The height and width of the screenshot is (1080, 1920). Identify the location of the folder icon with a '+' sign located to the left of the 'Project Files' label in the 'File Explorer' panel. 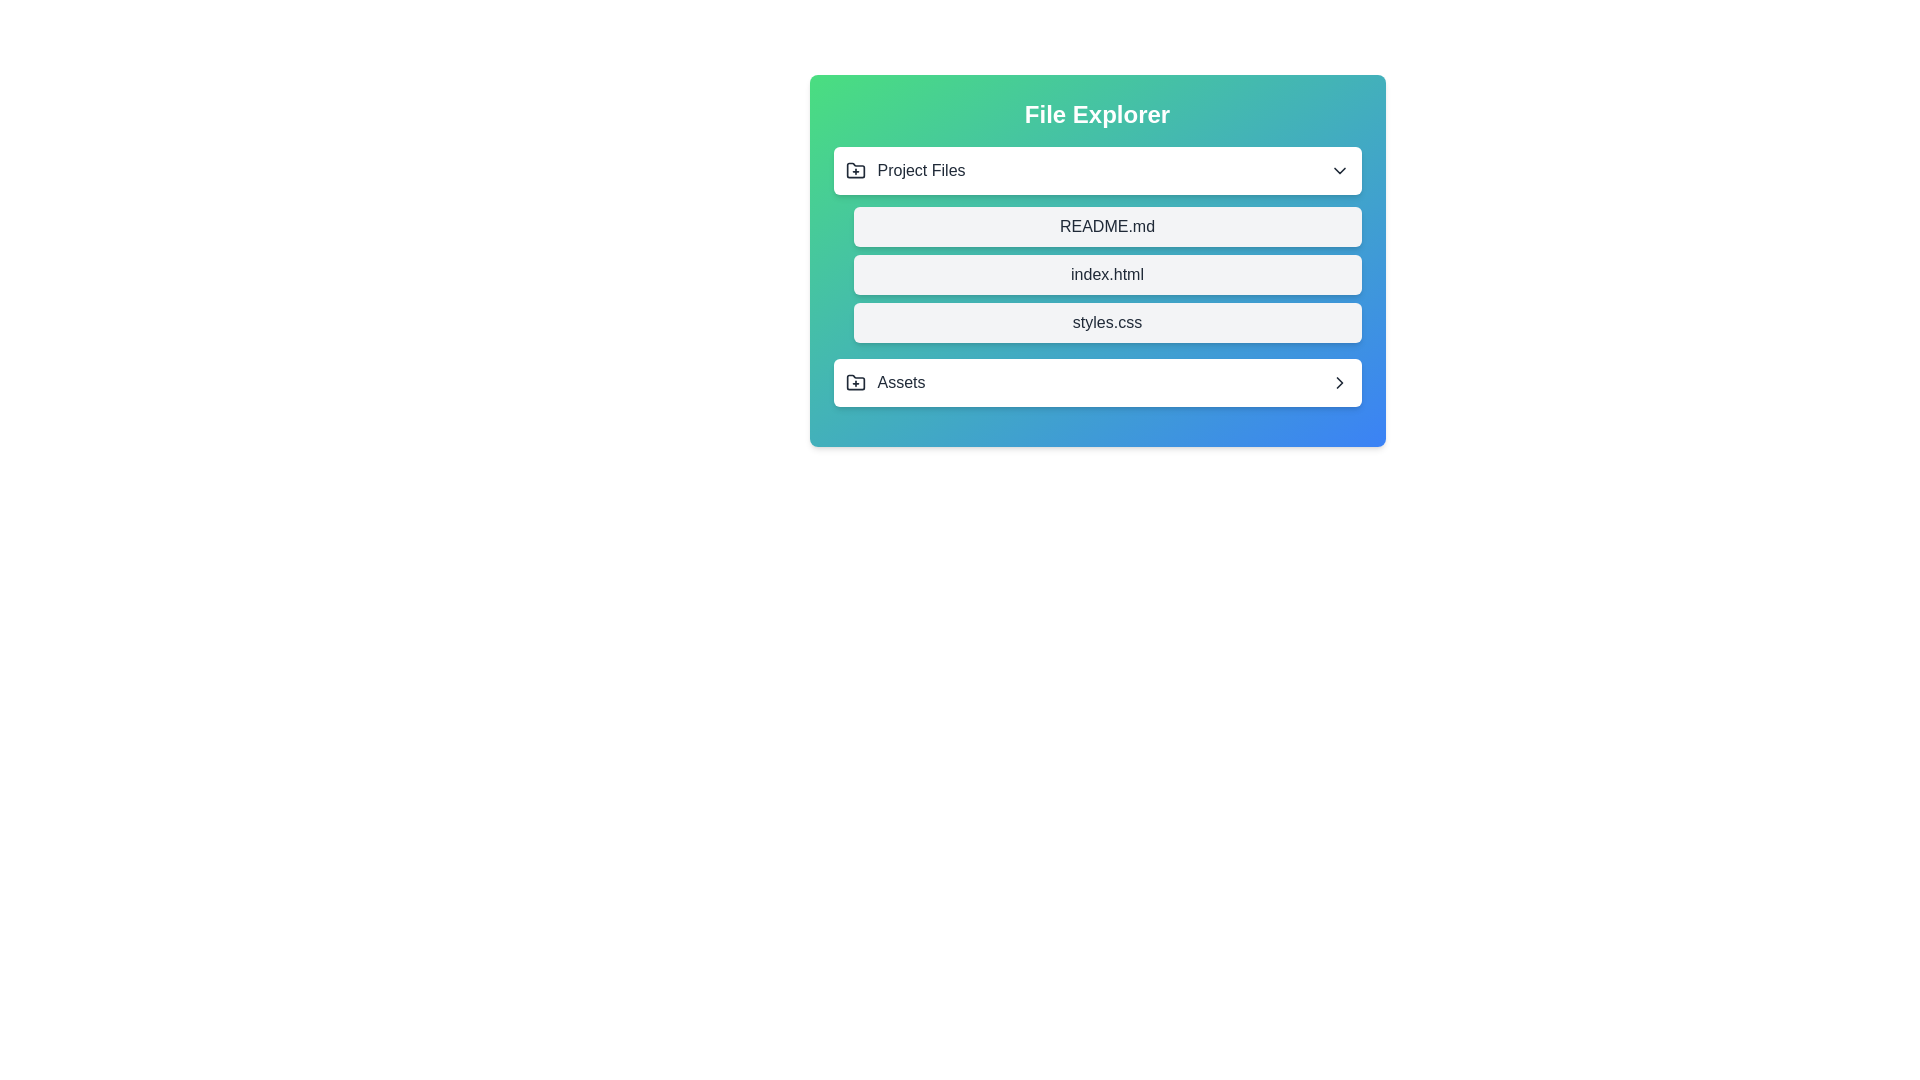
(855, 169).